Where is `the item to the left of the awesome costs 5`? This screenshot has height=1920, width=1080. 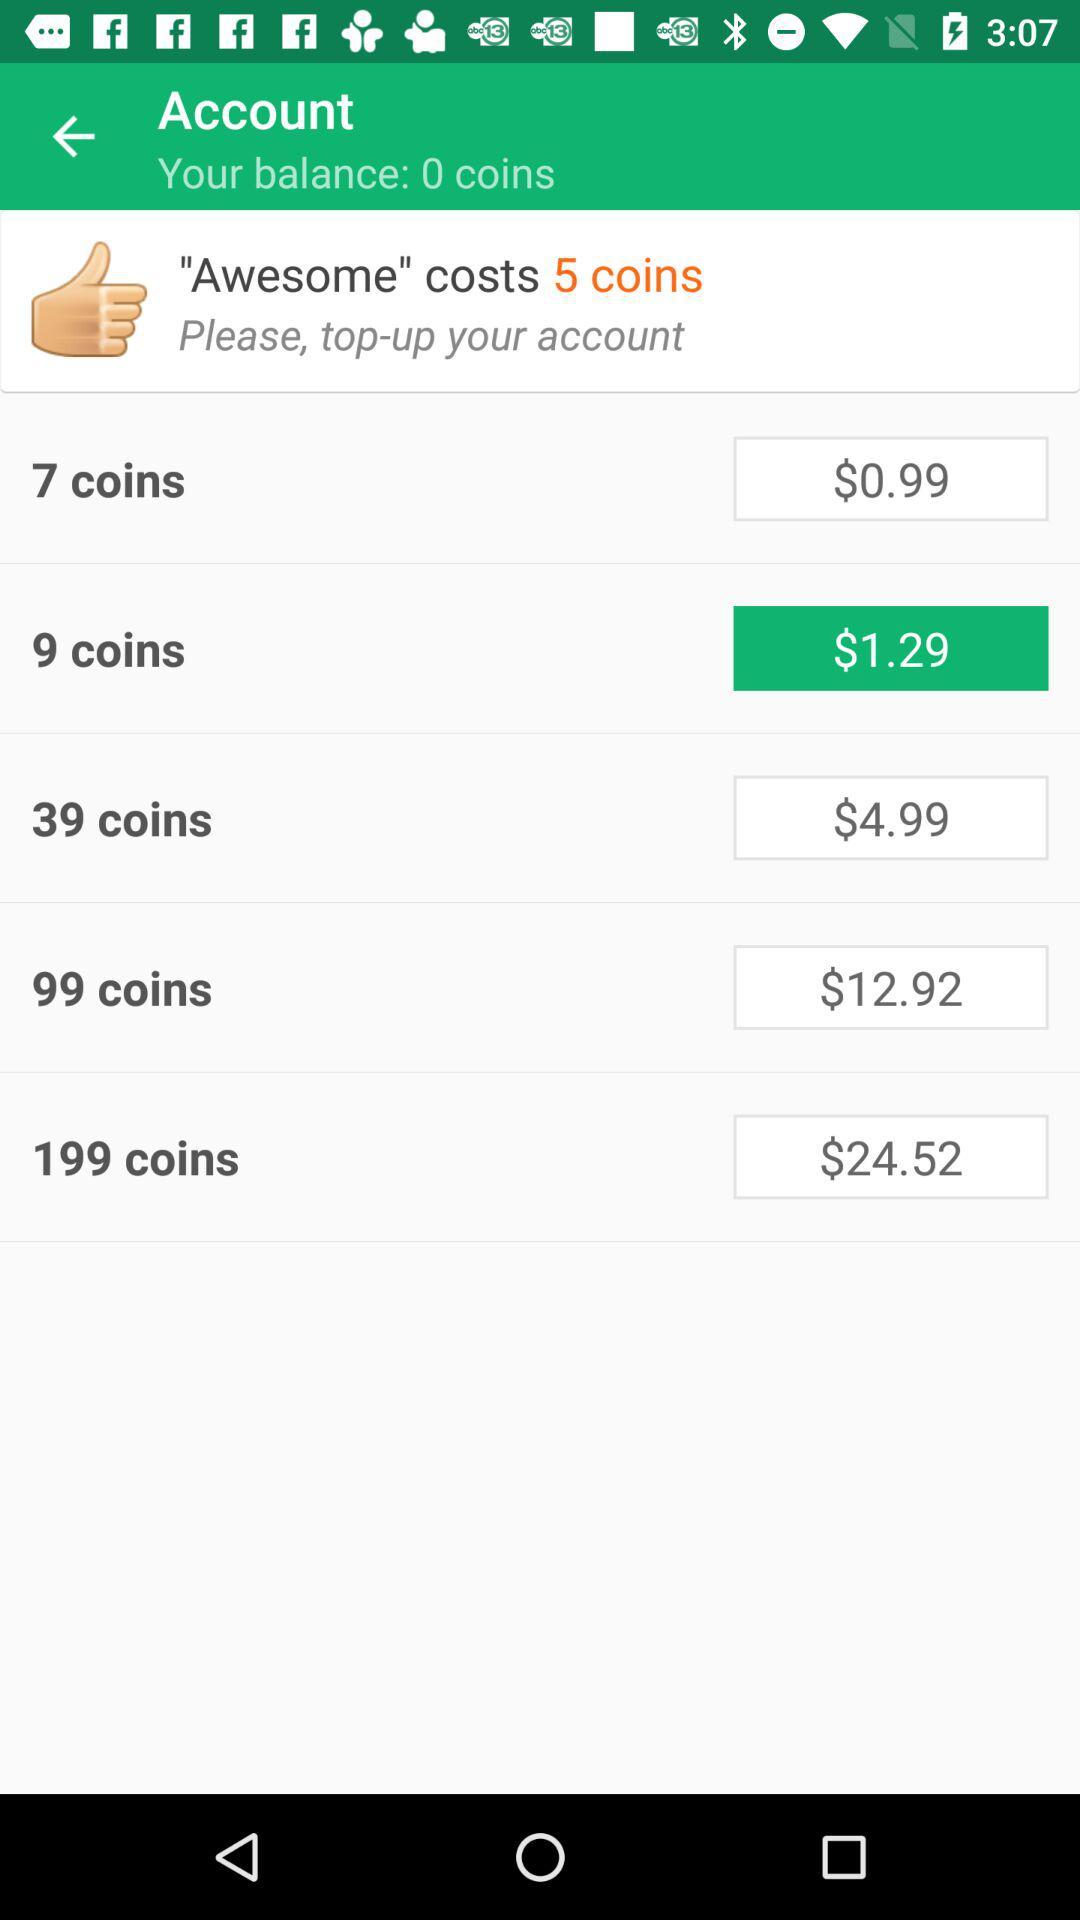 the item to the left of the awesome costs 5 is located at coordinates (88, 298).